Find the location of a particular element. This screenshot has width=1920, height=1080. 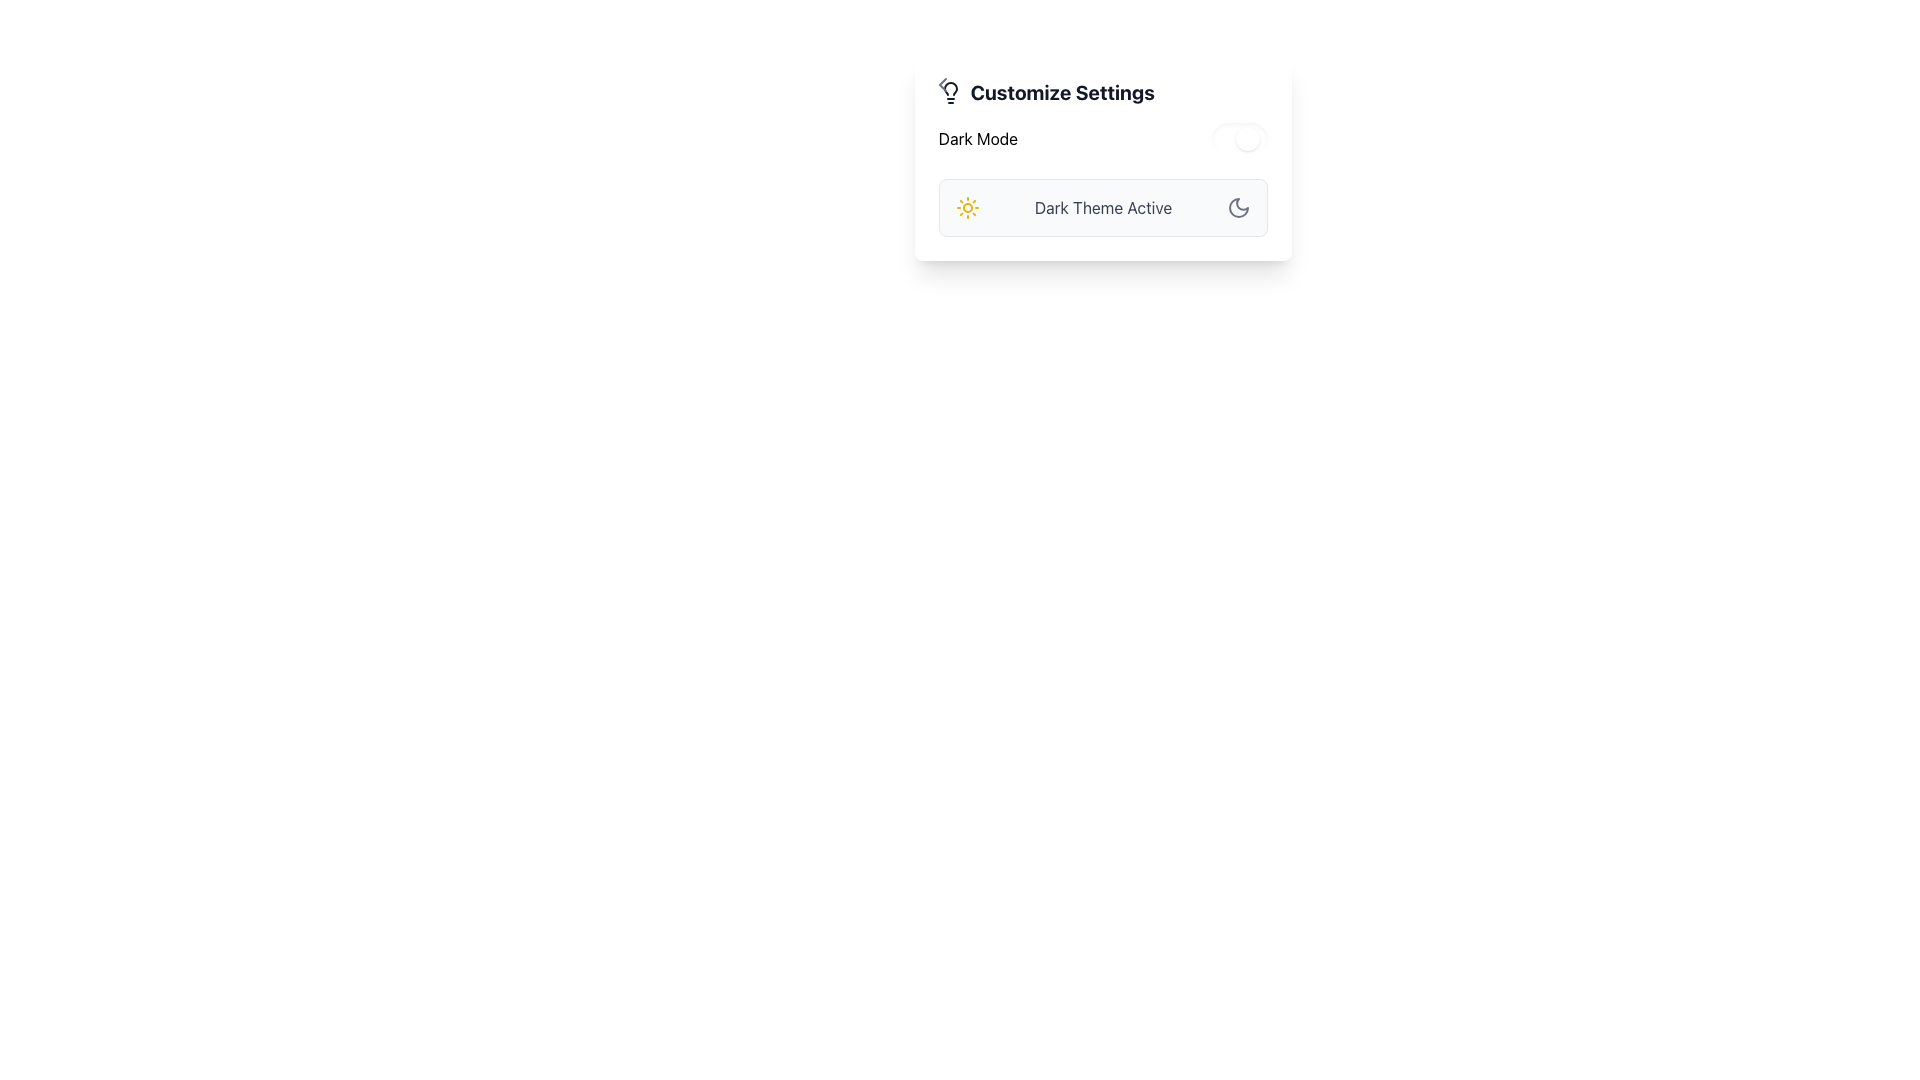

the left-pointing chevron arrow icon located at the top-left corner of the interface is located at coordinates (941, 83).